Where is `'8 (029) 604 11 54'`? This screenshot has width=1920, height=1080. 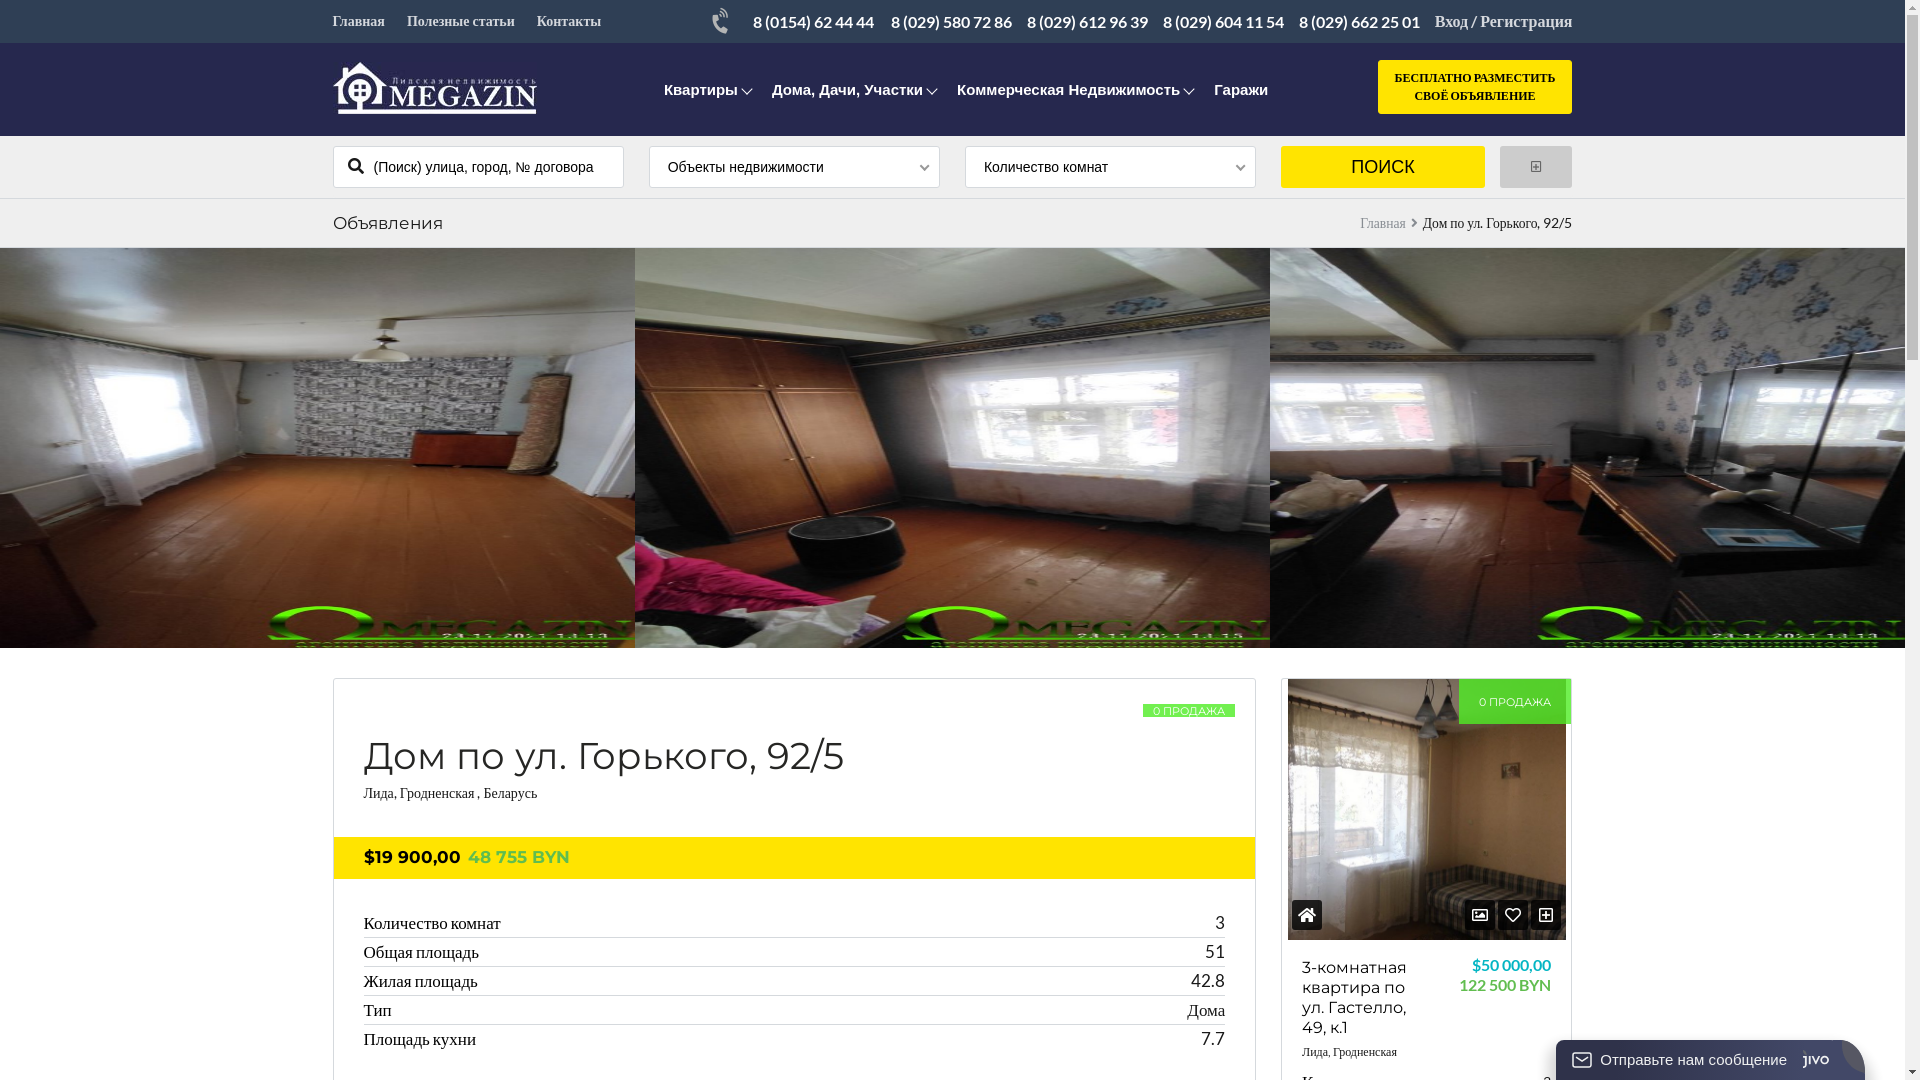 '8 (029) 604 11 54' is located at coordinates (1222, 21).